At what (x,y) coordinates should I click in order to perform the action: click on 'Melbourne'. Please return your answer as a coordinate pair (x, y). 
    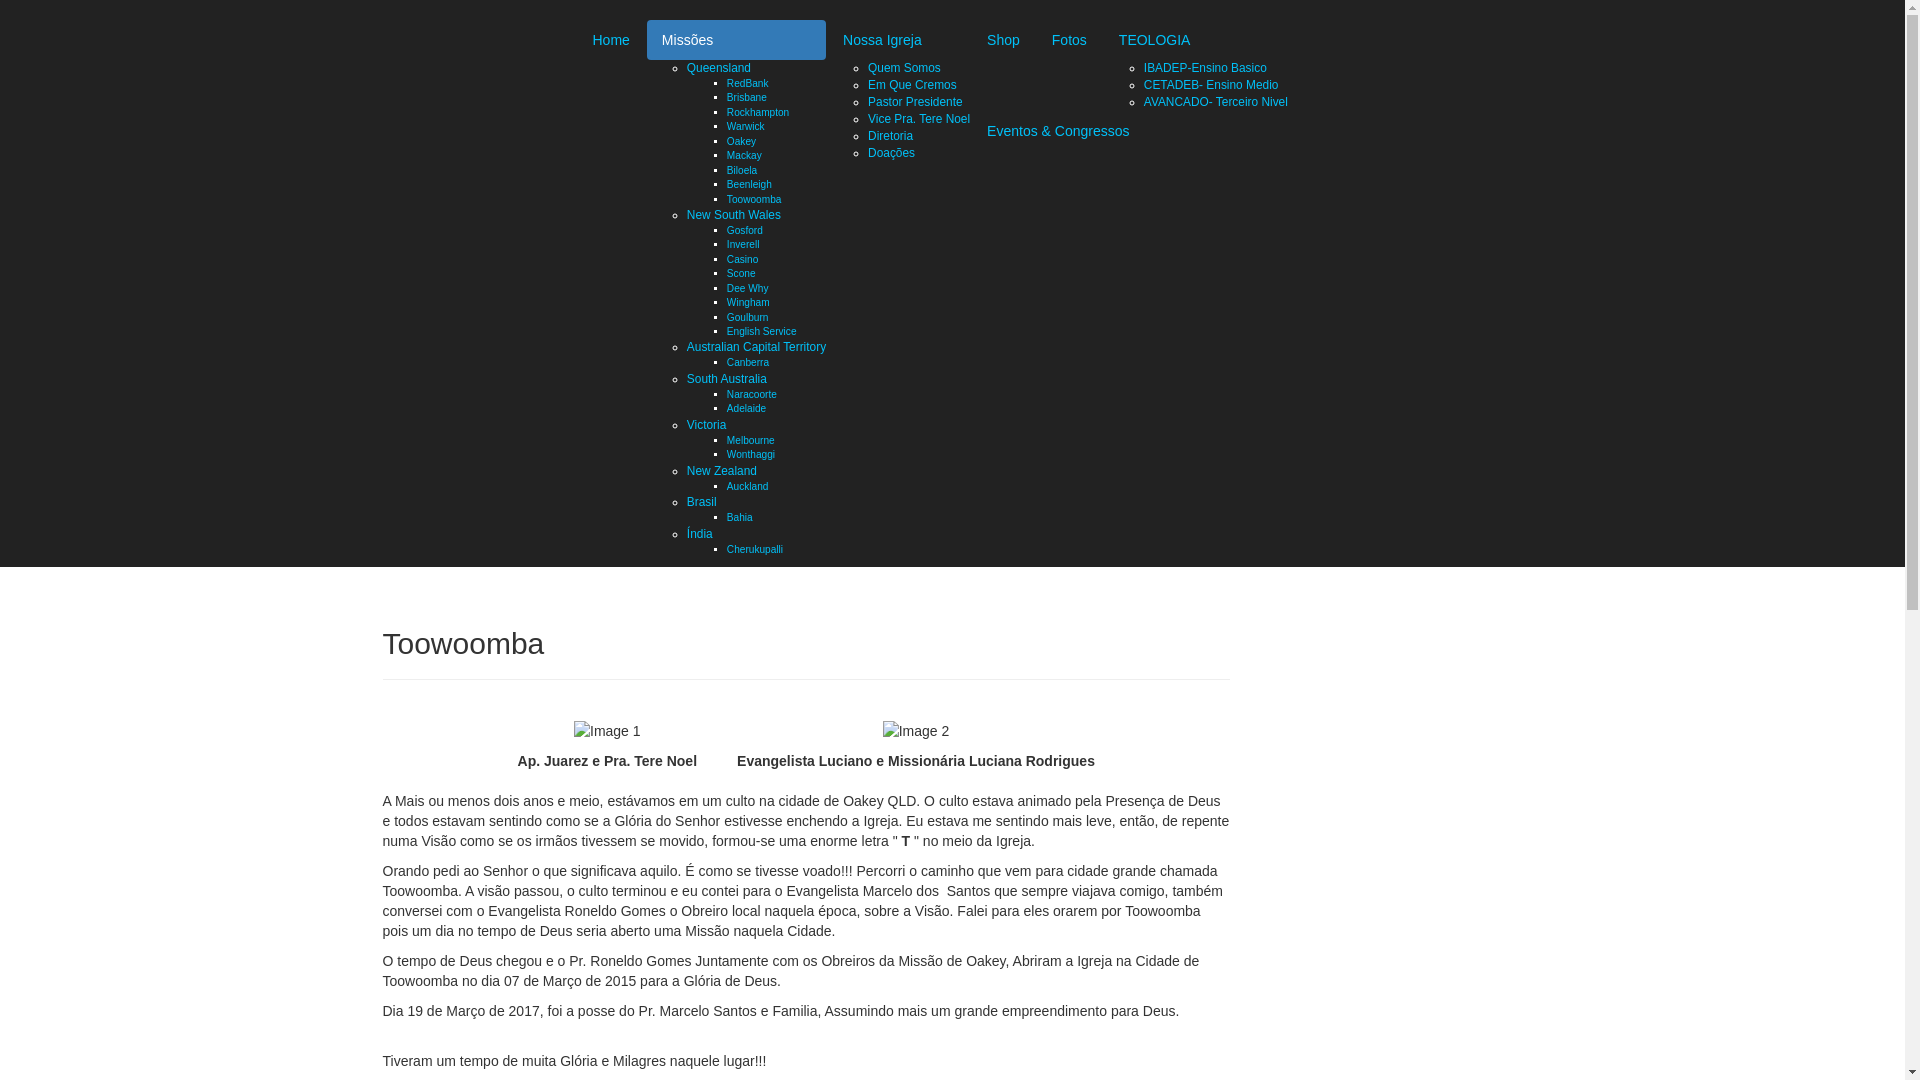
    Looking at the image, I should click on (749, 439).